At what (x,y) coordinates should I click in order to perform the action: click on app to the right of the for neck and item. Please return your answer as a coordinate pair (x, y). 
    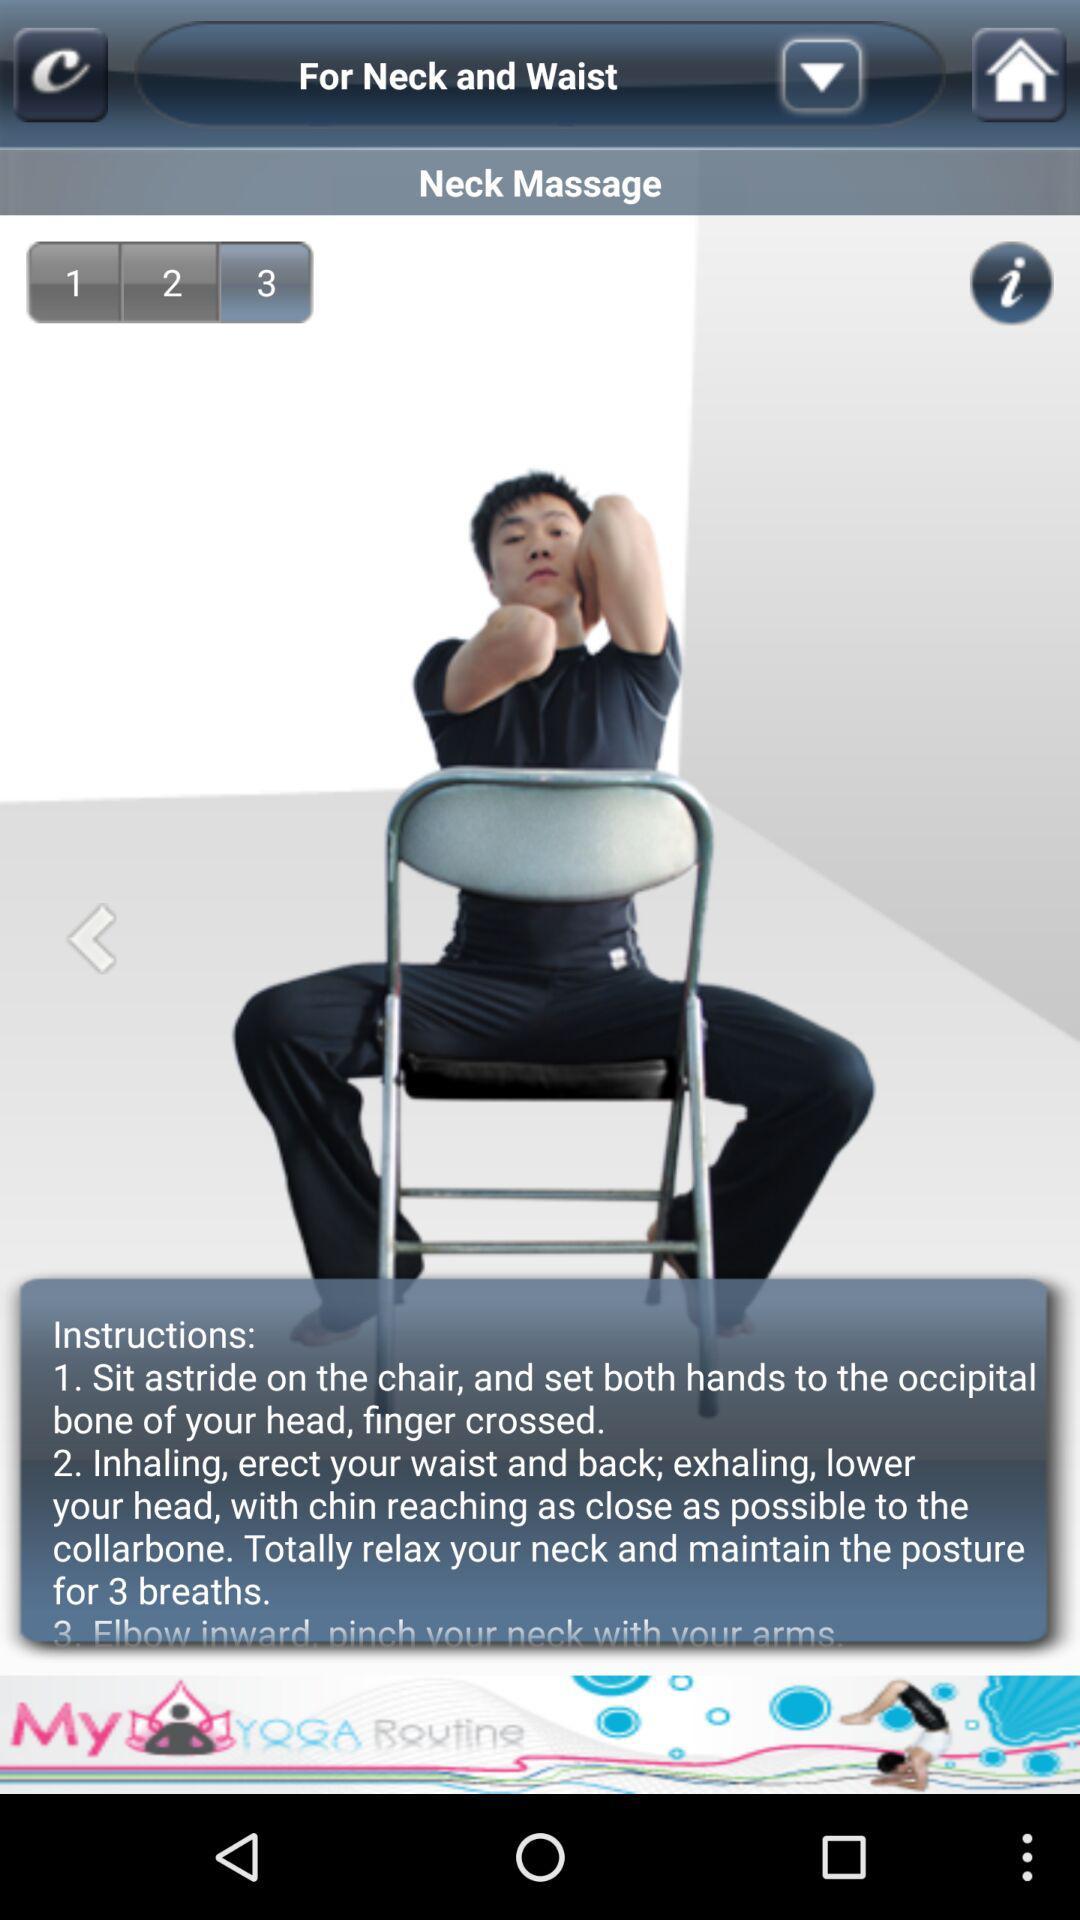
    Looking at the image, I should click on (853, 75).